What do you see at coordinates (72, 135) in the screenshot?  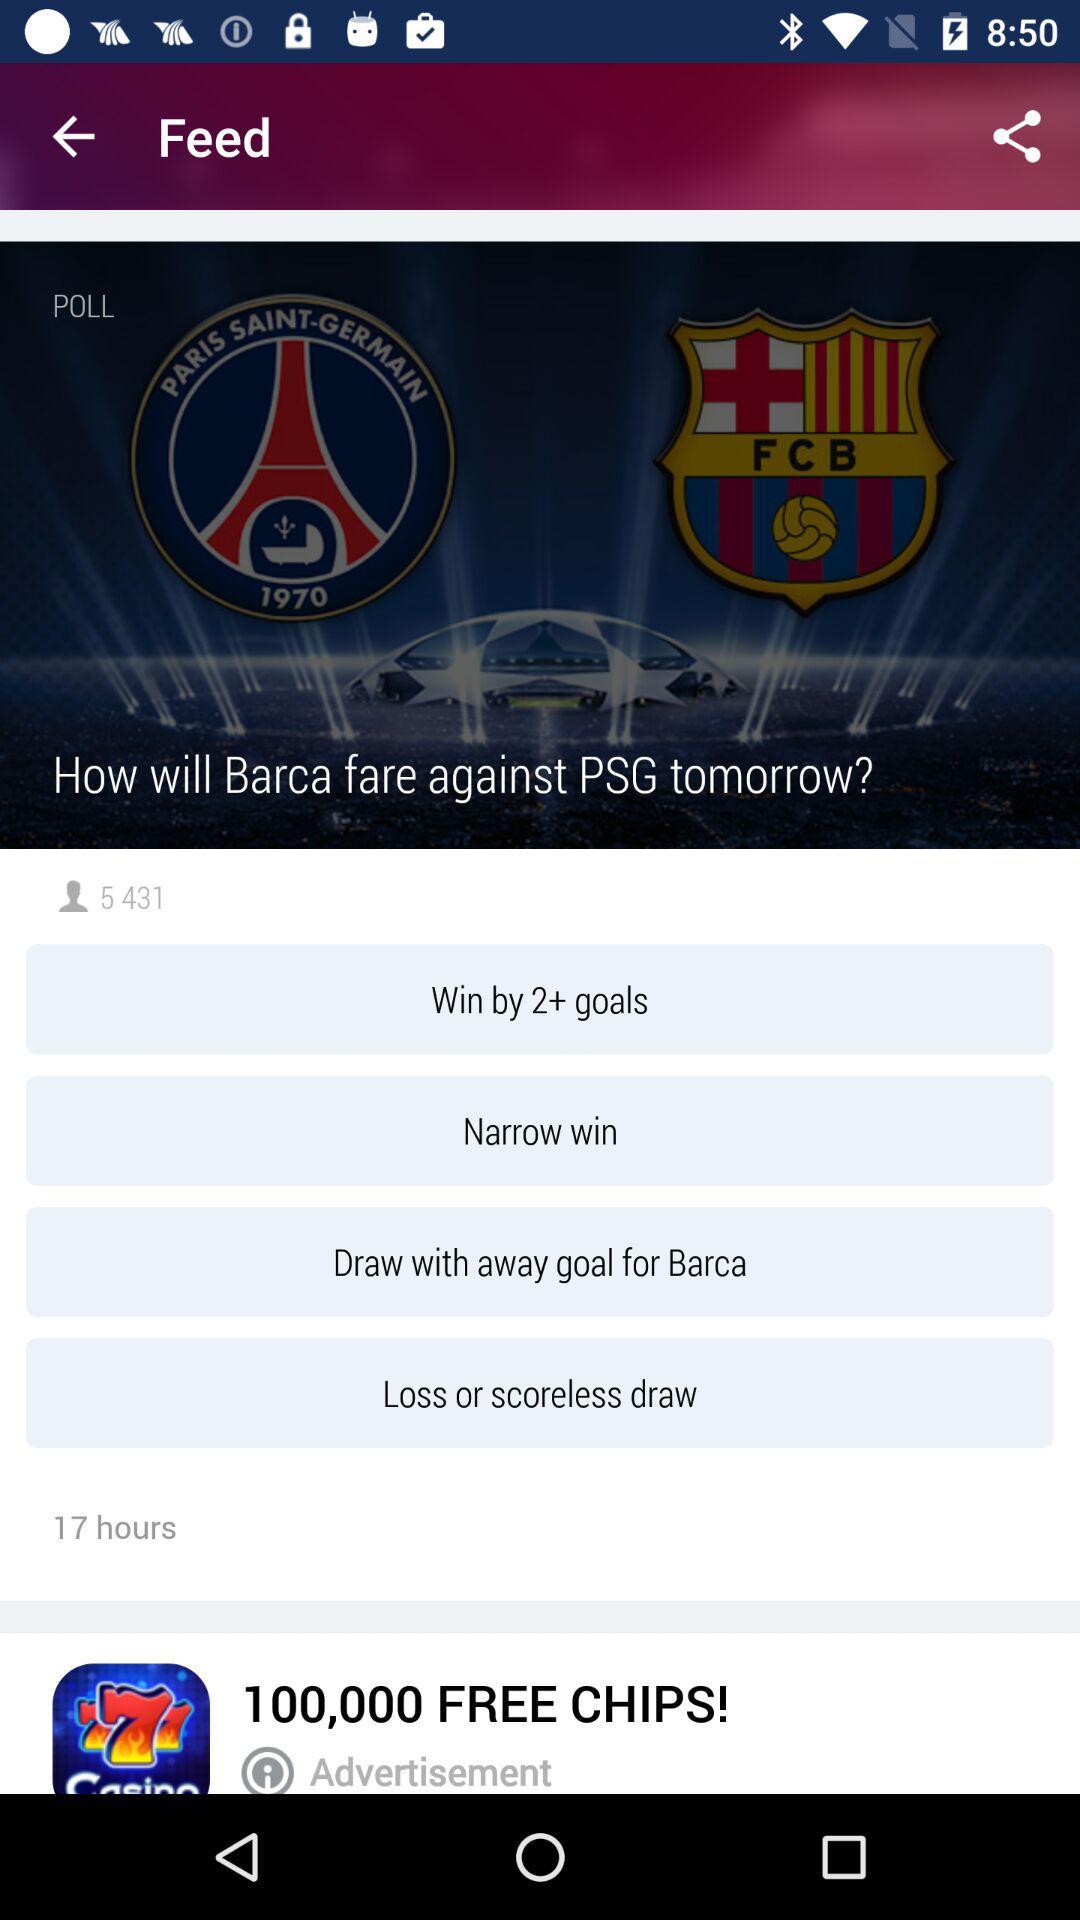 I see `the app next to the feed` at bounding box center [72, 135].